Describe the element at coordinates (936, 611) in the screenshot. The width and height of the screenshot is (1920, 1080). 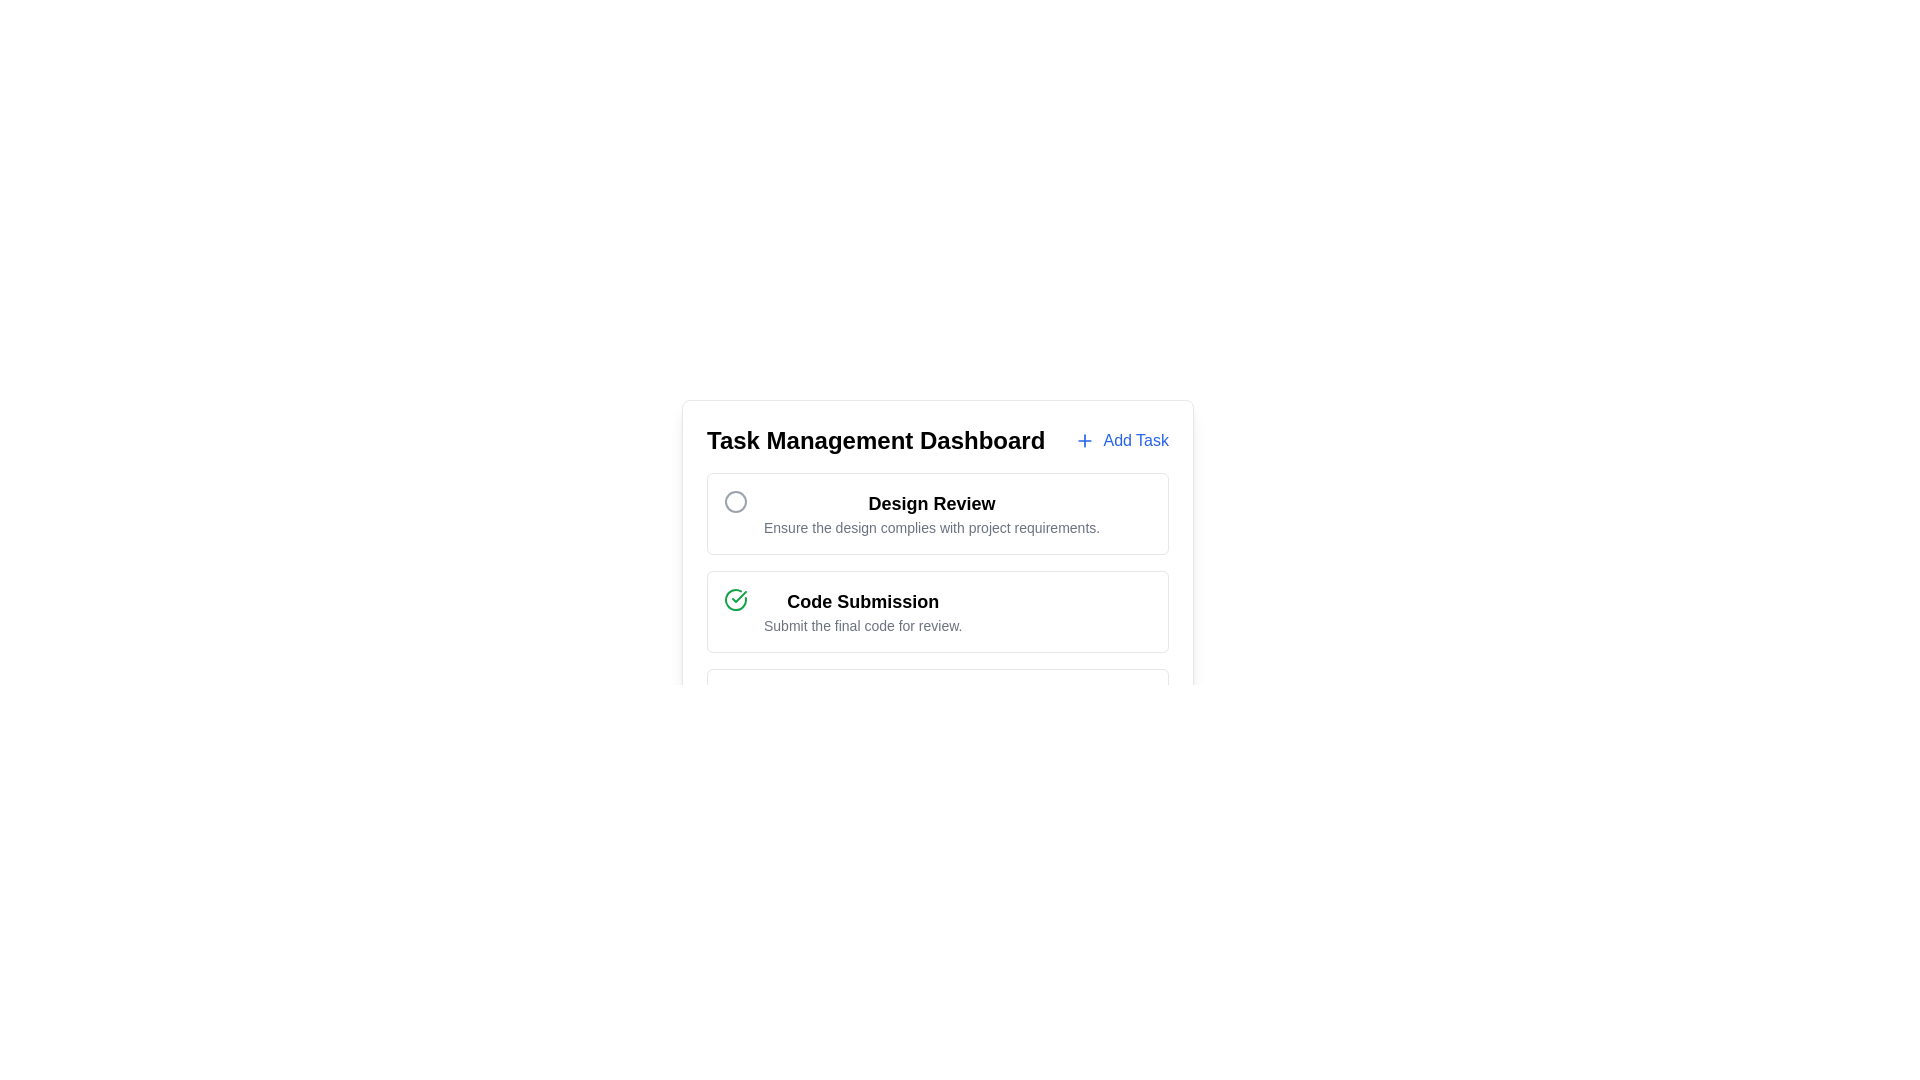
I see `the Task entry component titled 'Code Submission' which features a green check icon and is positioned centrally in the list of tasks` at that location.